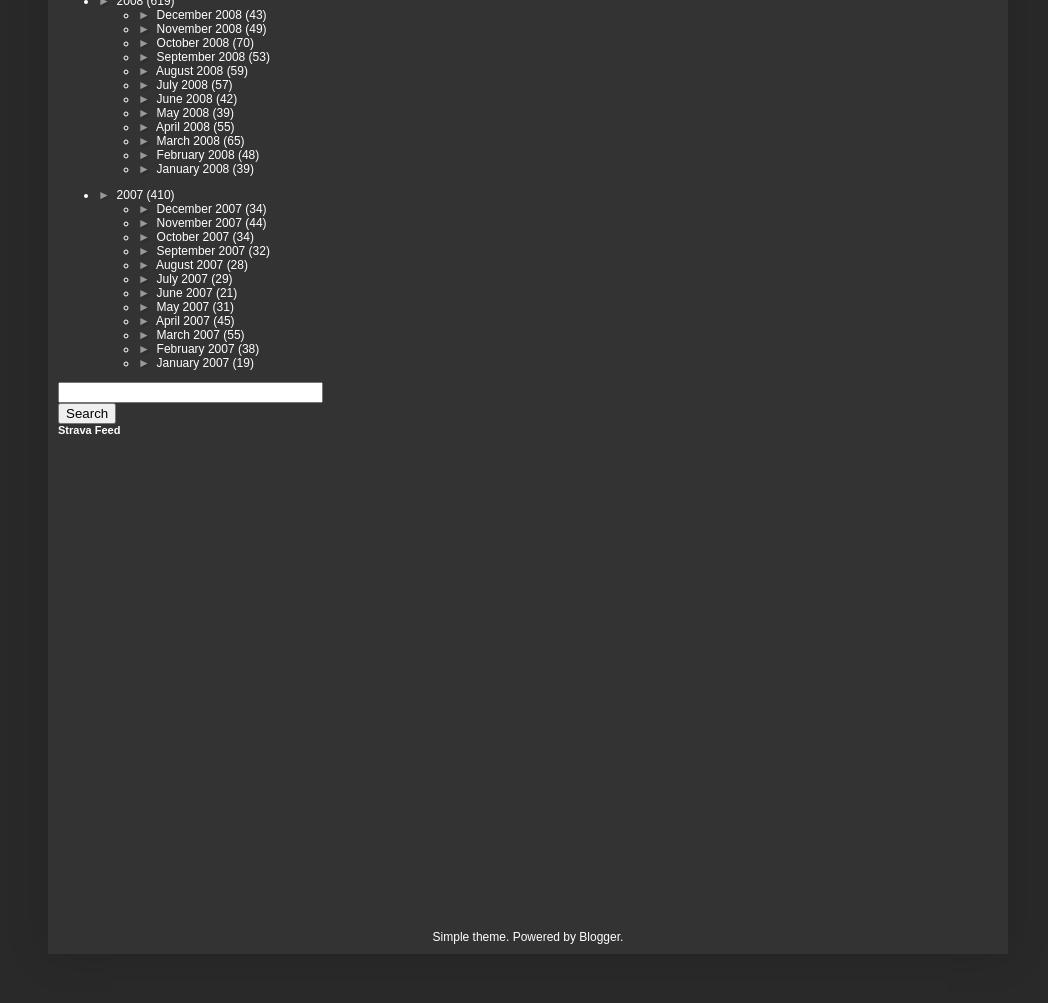 Image resolution: width=1048 pixels, height=1003 pixels. I want to click on '(29)', so click(221, 278).